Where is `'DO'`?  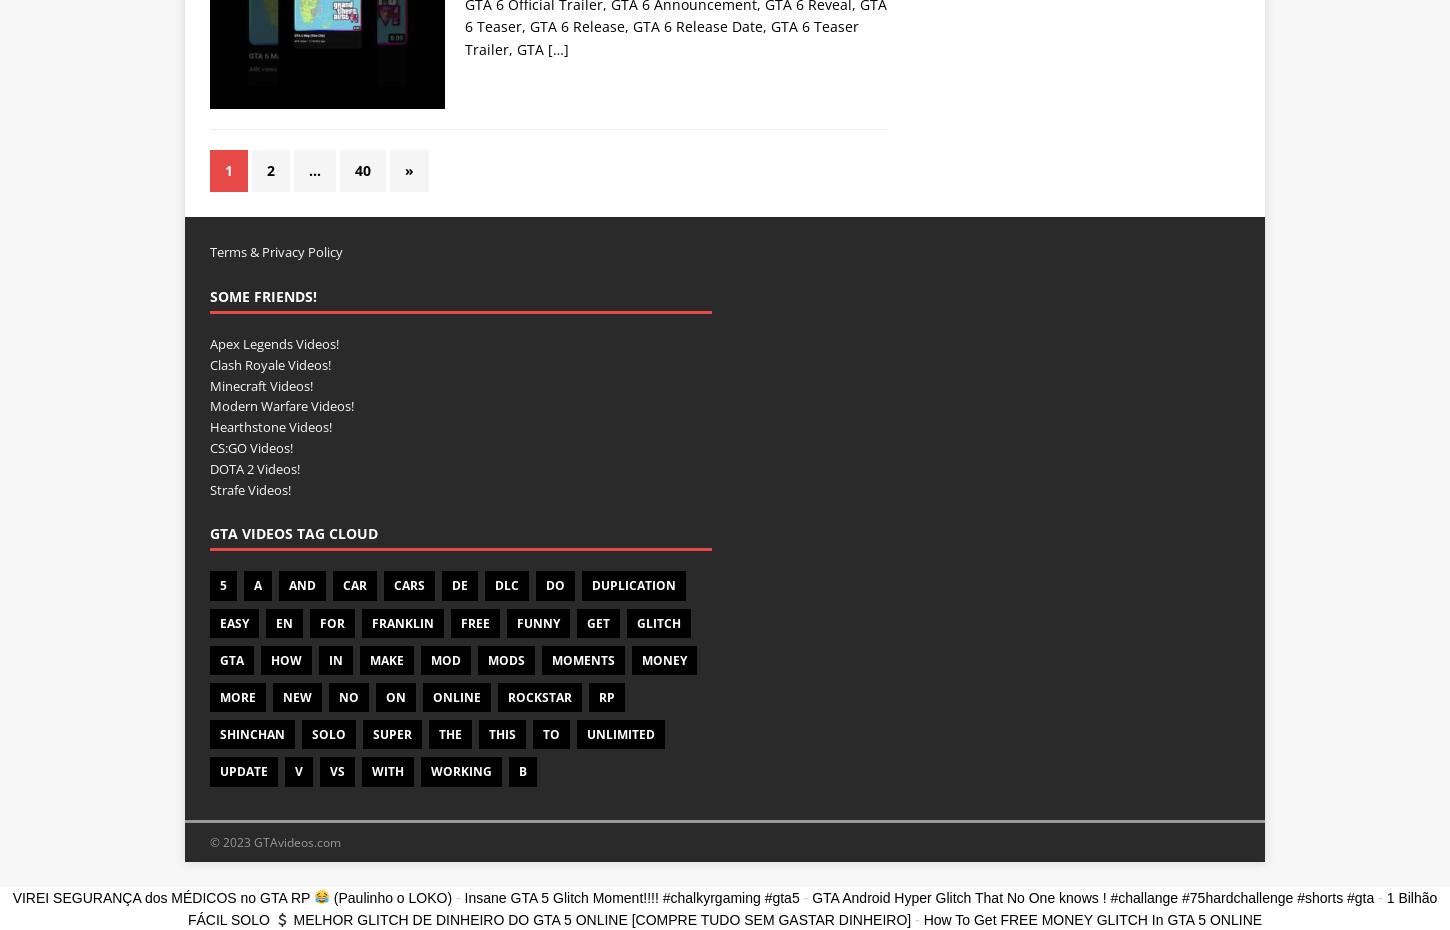 'DO' is located at coordinates (555, 585).